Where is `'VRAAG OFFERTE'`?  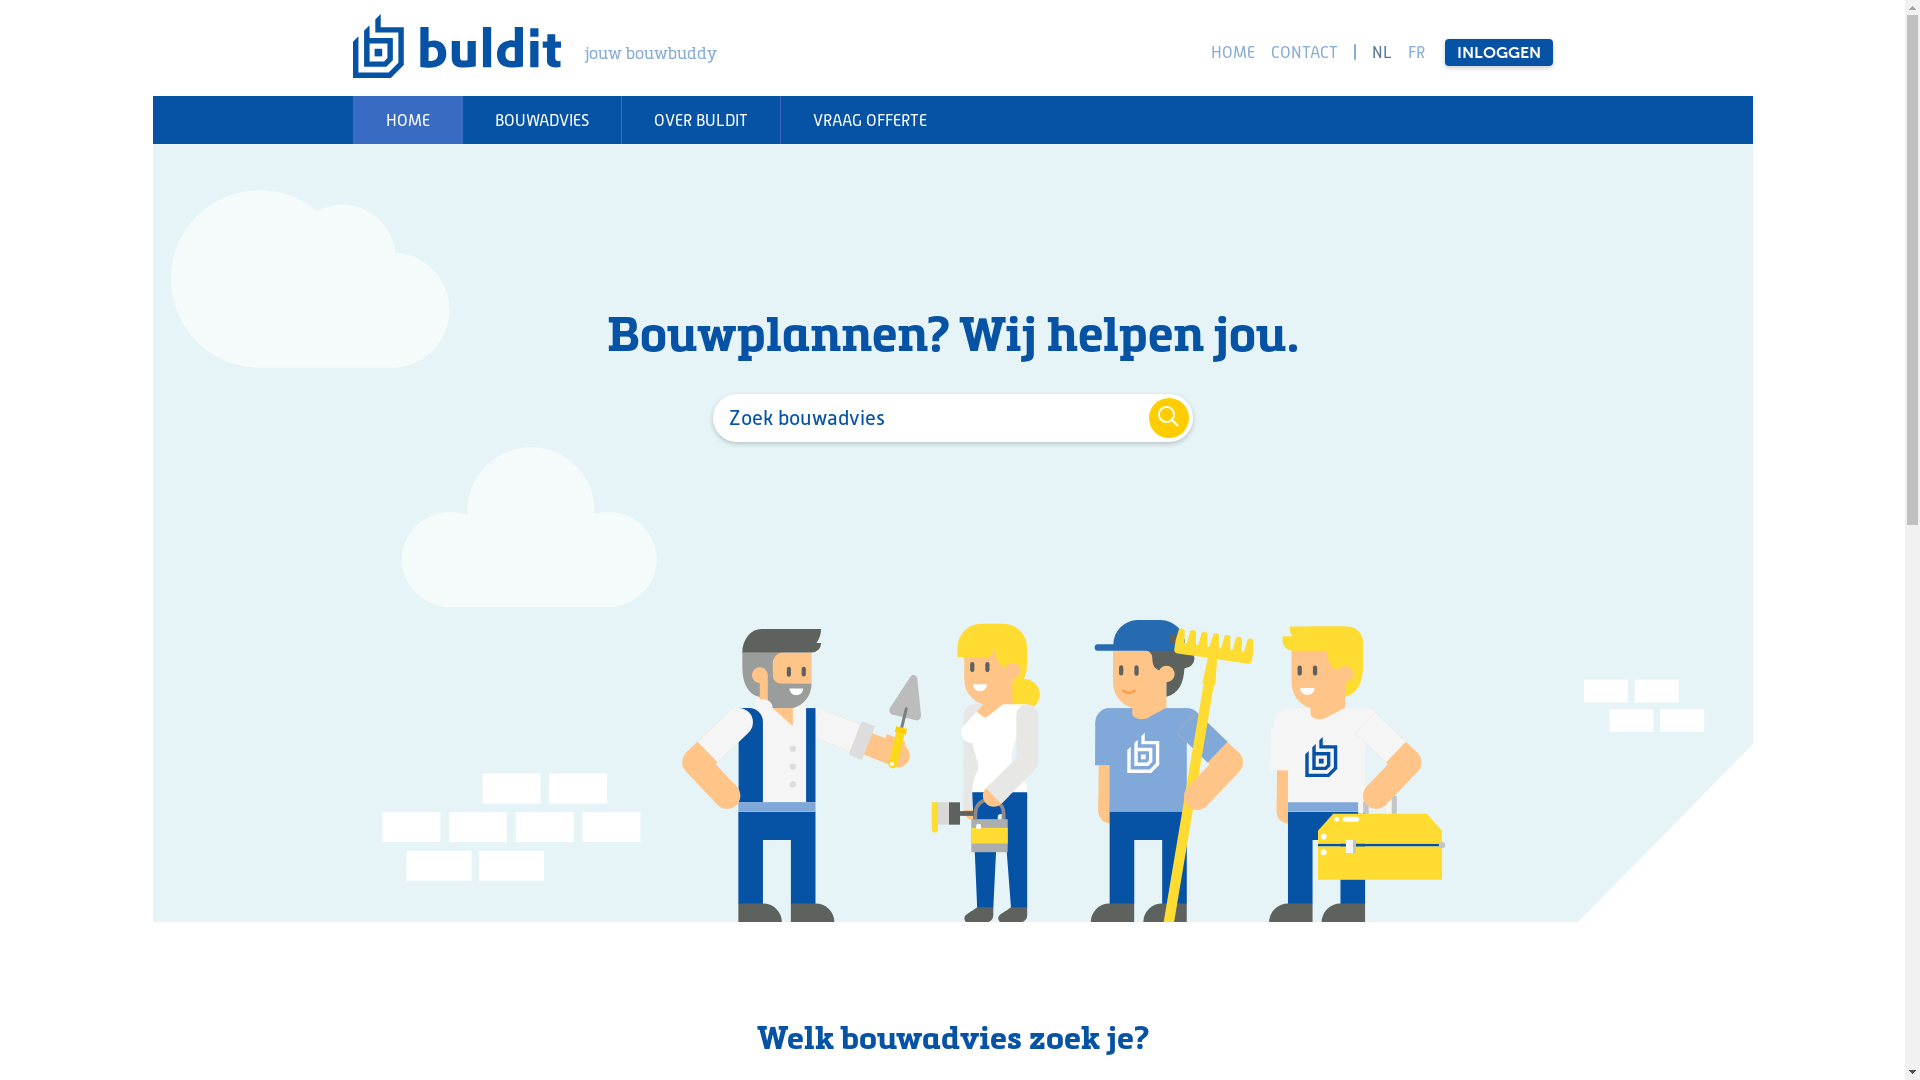
'VRAAG OFFERTE' is located at coordinates (869, 119).